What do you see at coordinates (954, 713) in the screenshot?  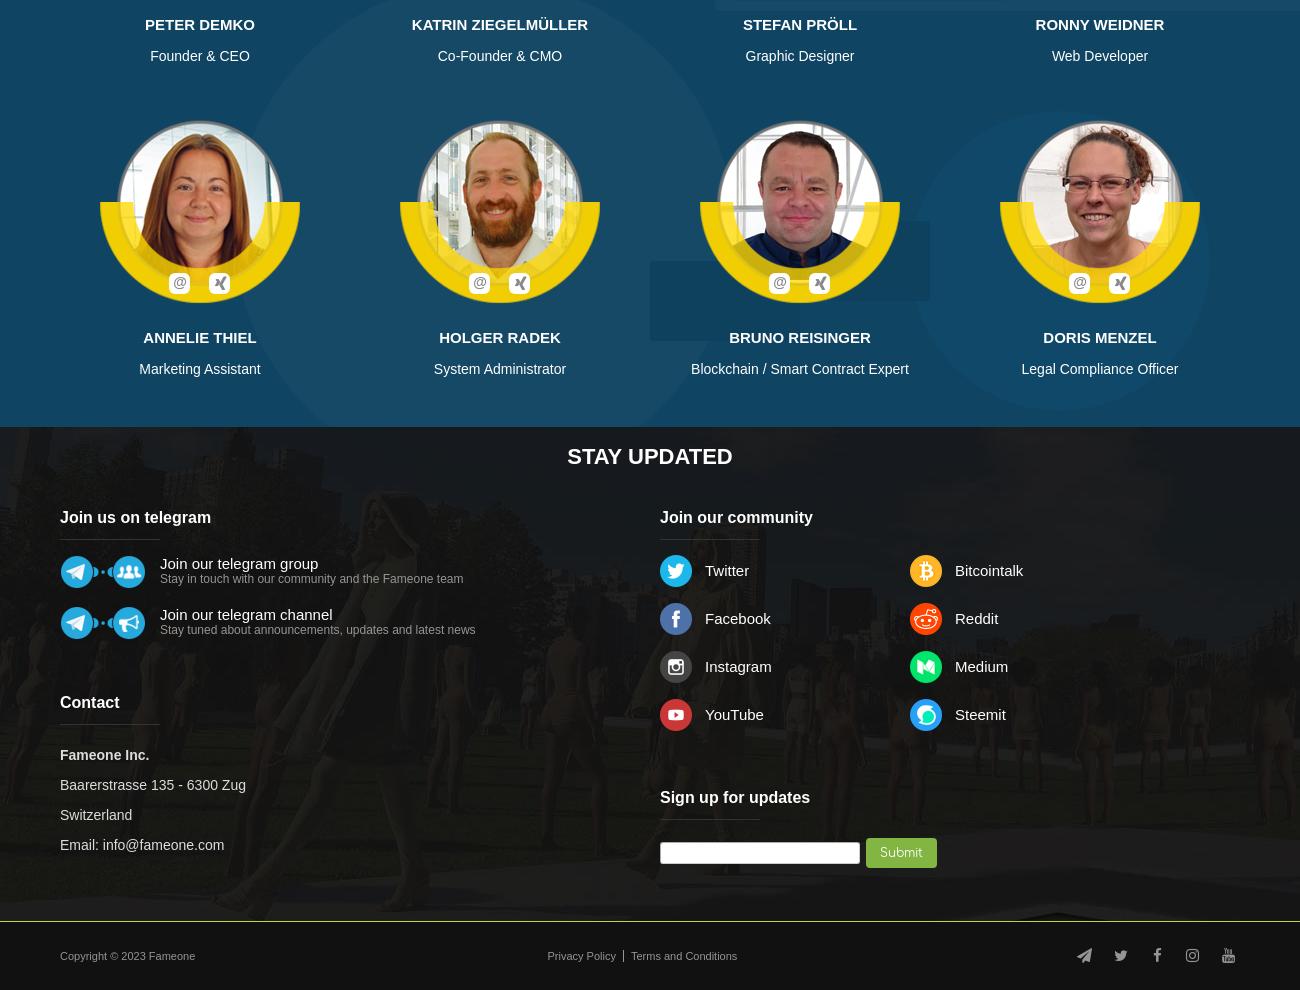 I see `'Steemit'` at bounding box center [954, 713].